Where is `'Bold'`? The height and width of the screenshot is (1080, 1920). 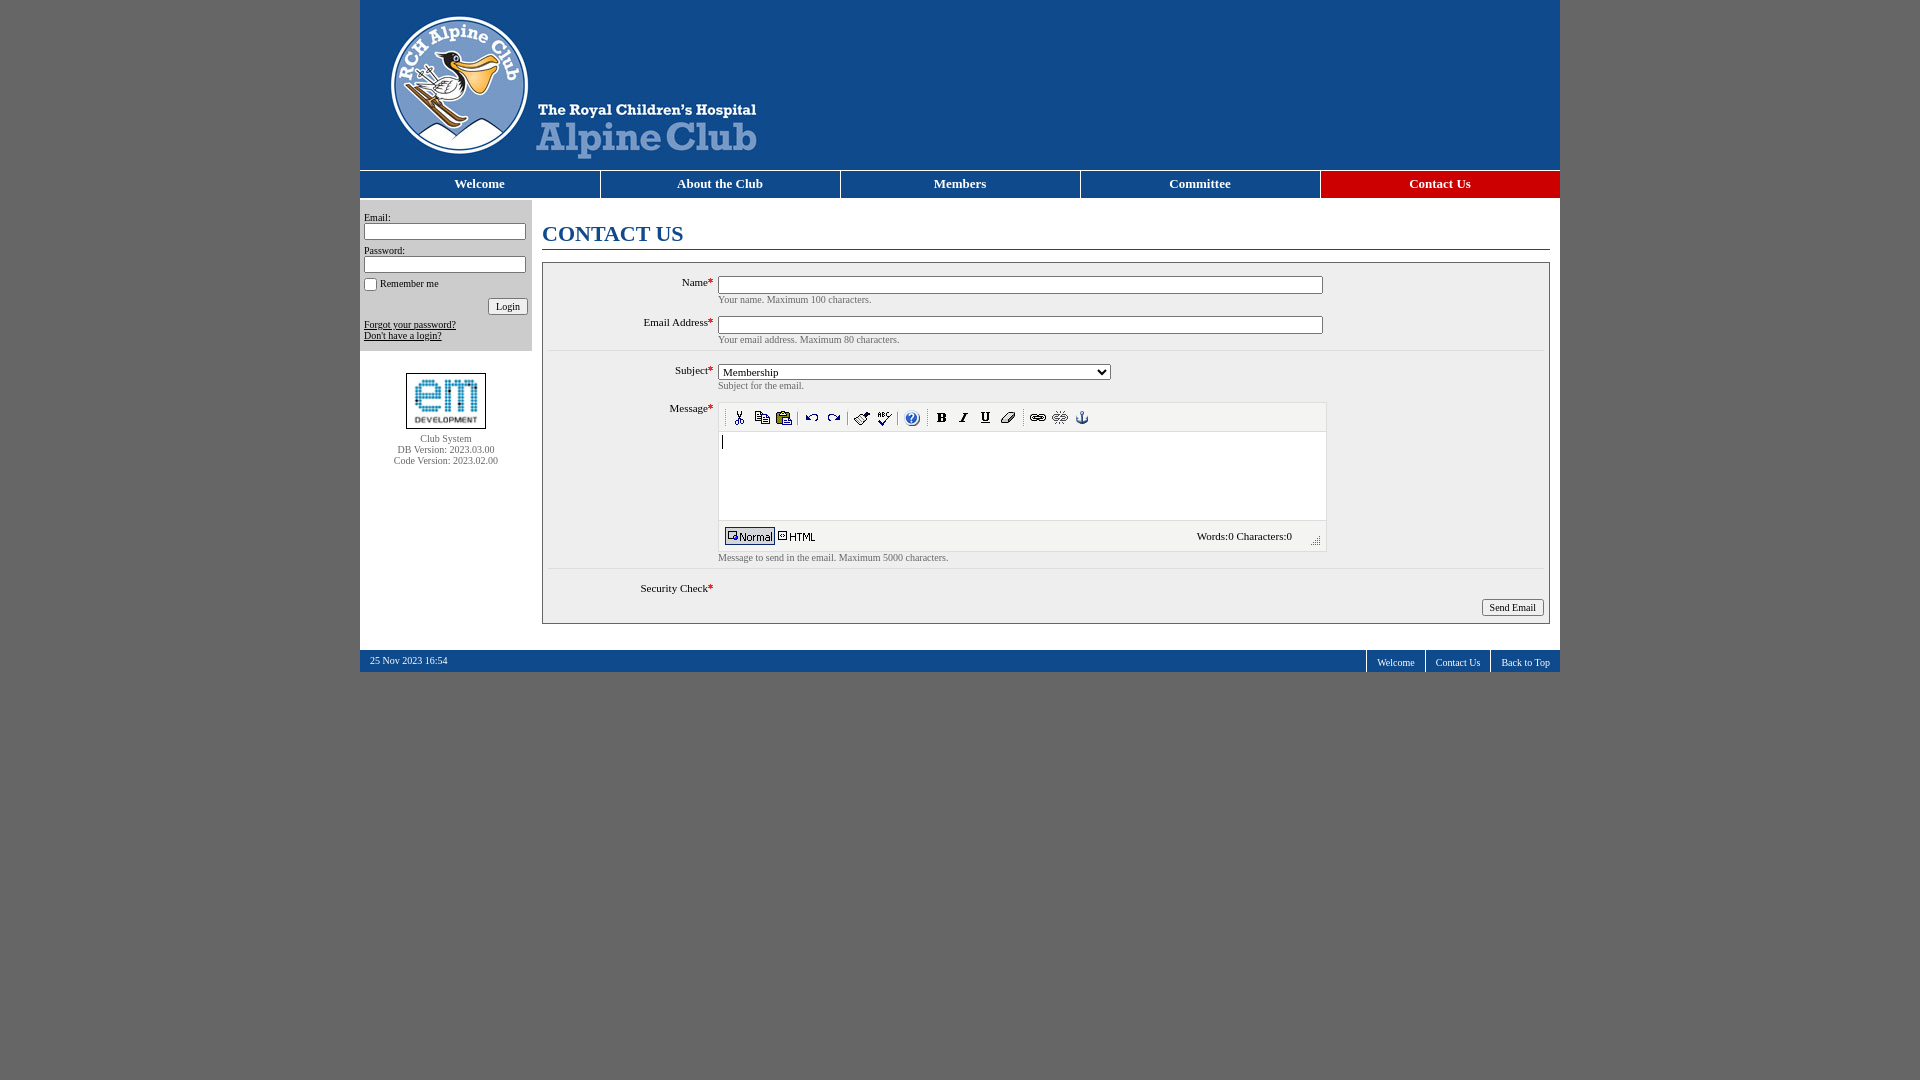 'Bold' is located at coordinates (940, 416).